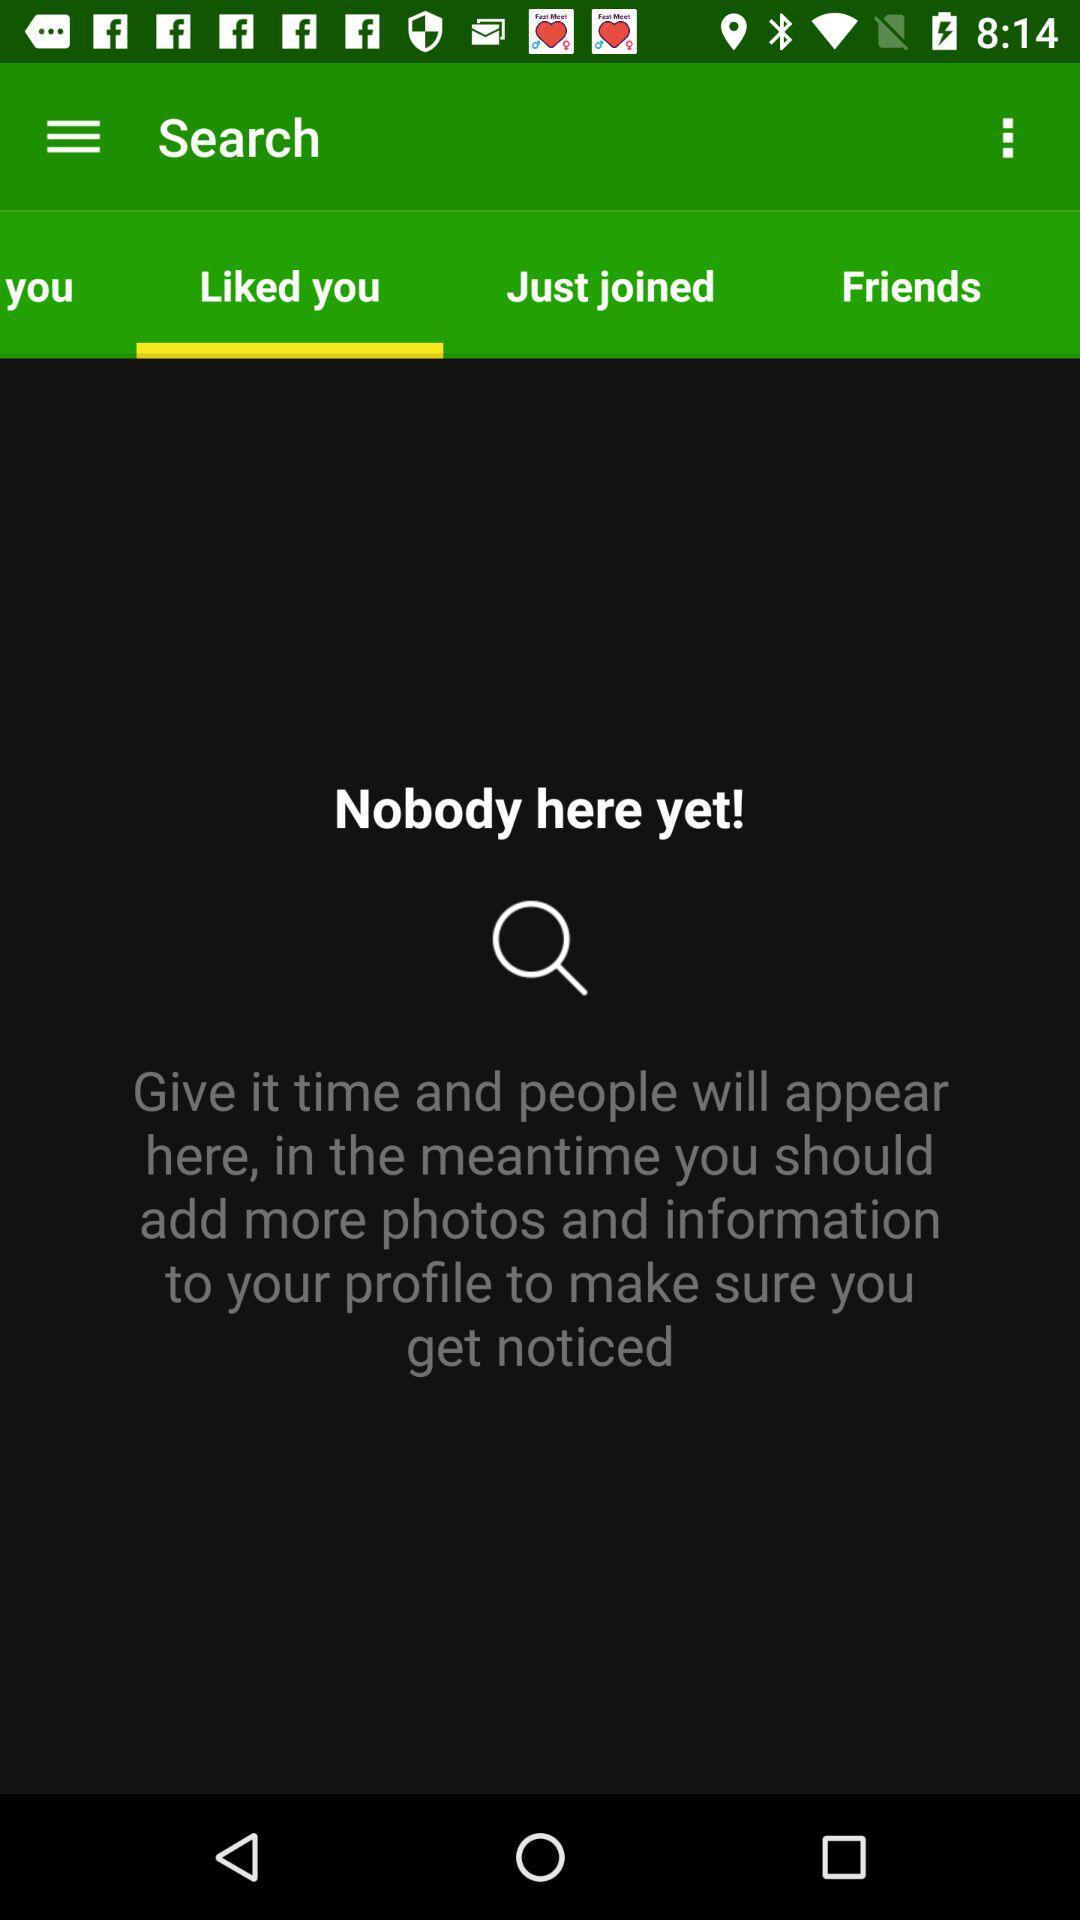  Describe the element at coordinates (67, 283) in the screenshot. I see `the item above give it time app` at that location.